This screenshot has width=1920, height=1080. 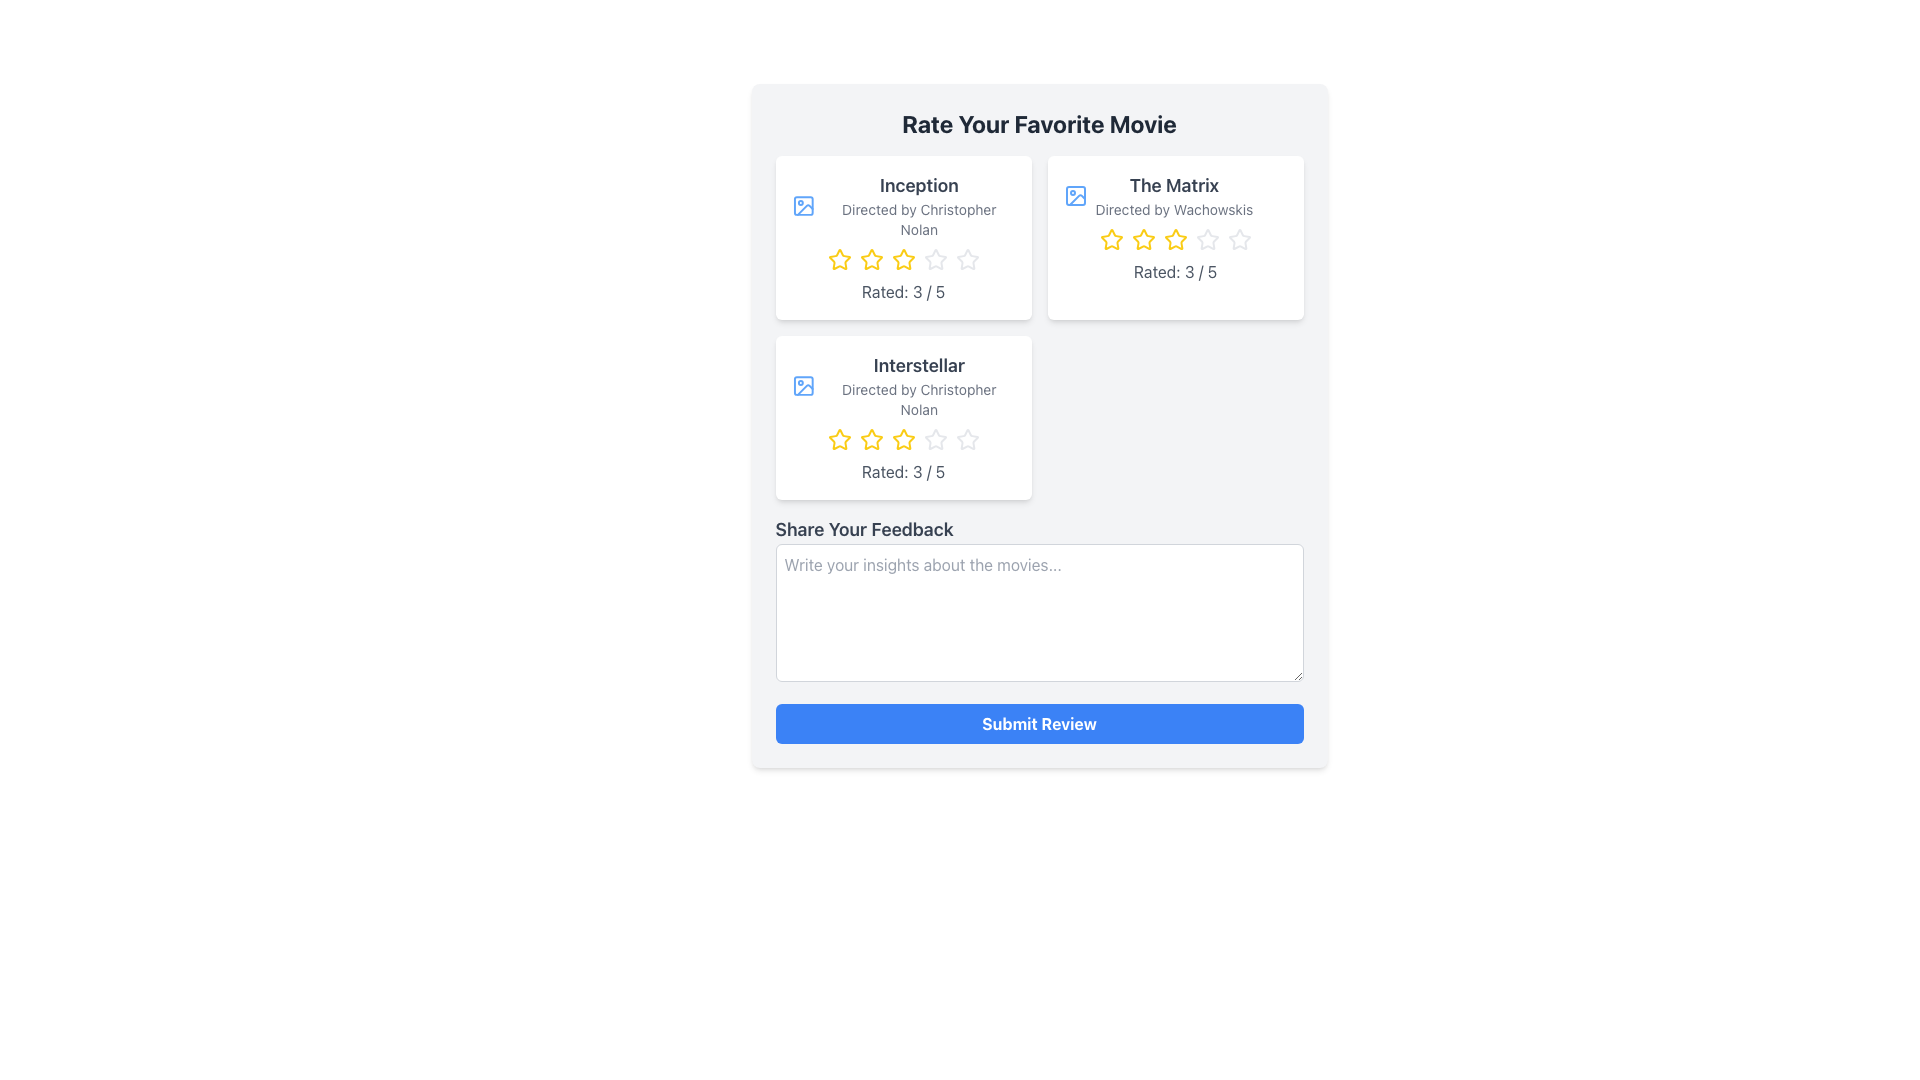 What do you see at coordinates (902, 292) in the screenshot?
I see `the informational text label displaying 'Rated: 3 / 5' which is positioned beneath the rating stars for the movie 'Inception'` at bounding box center [902, 292].